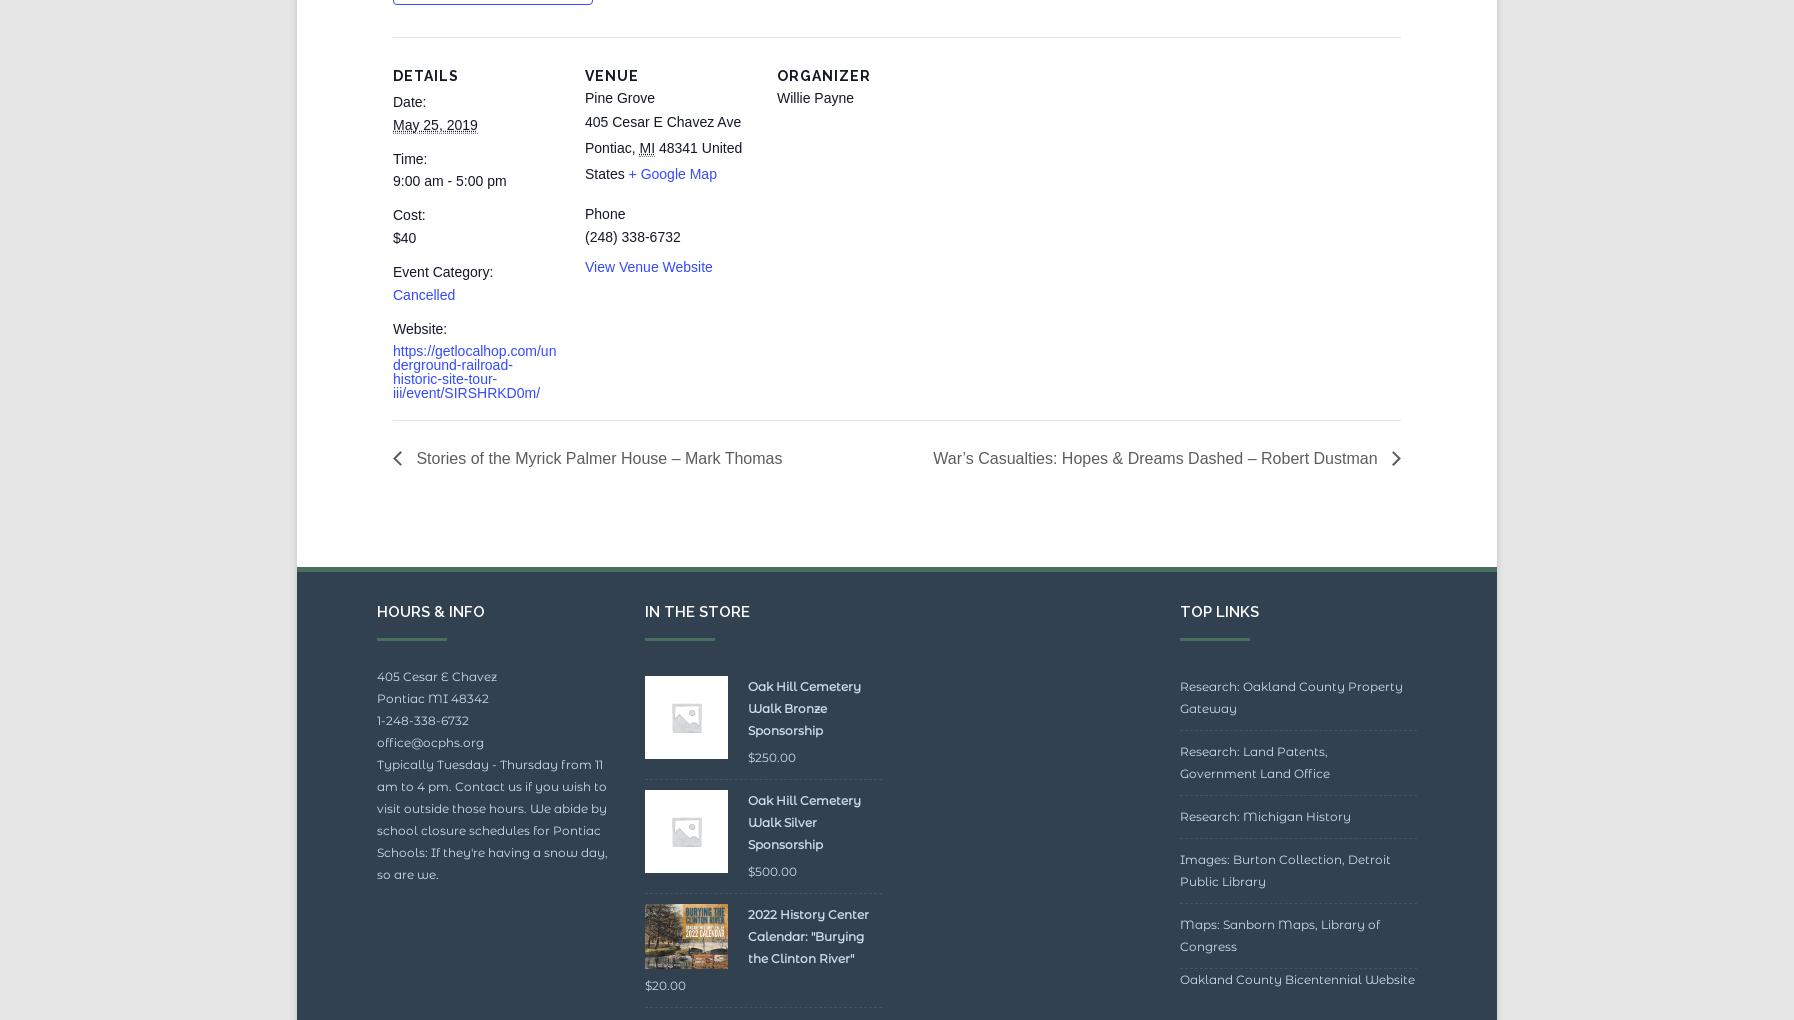 This screenshot has height=1020, width=1794. What do you see at coordinates (597, 504) in the screenshot?
I see `'Stories of the Myrick Palmer House – Mark Thomas'` at bounding box center [597, 504].